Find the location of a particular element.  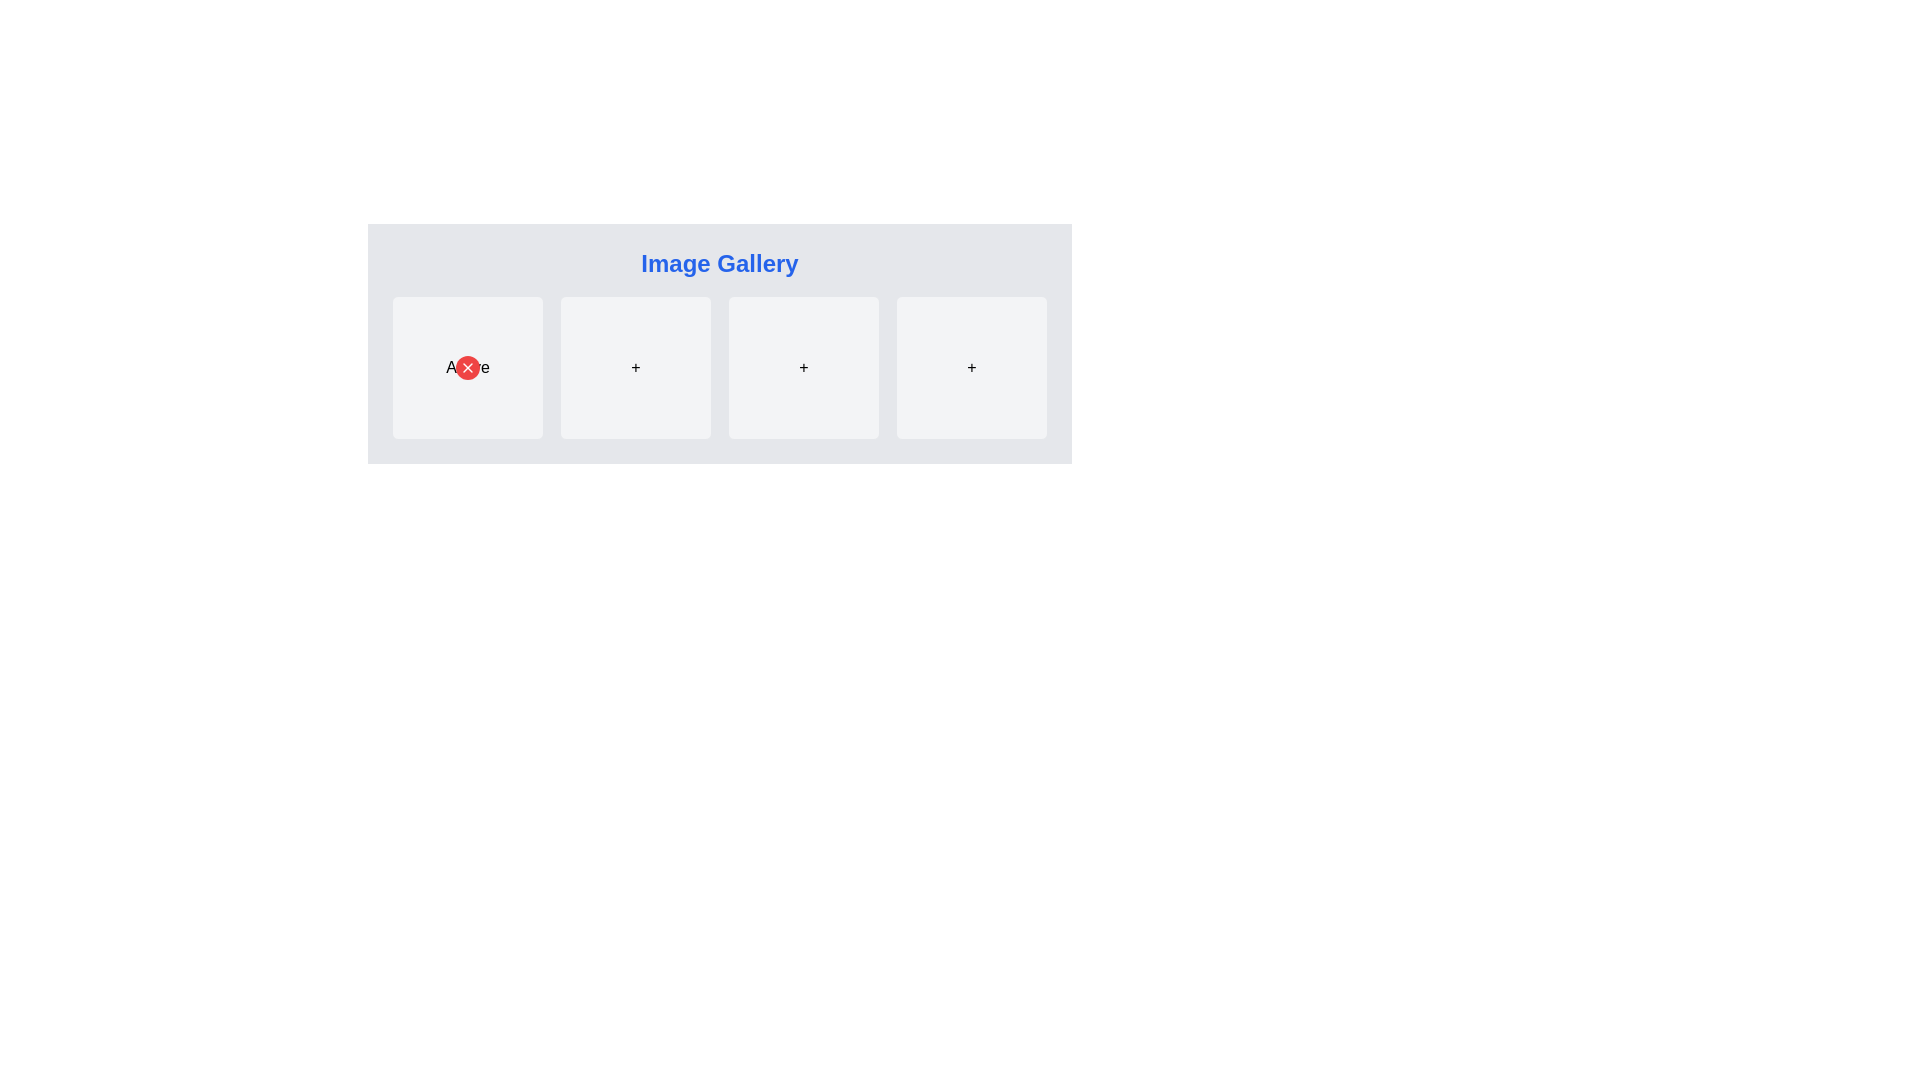

the fourth tile button in the 'Image Gallery' grid, which has a light gray background and a black '+' symbol is located at coordinates (971, 367).